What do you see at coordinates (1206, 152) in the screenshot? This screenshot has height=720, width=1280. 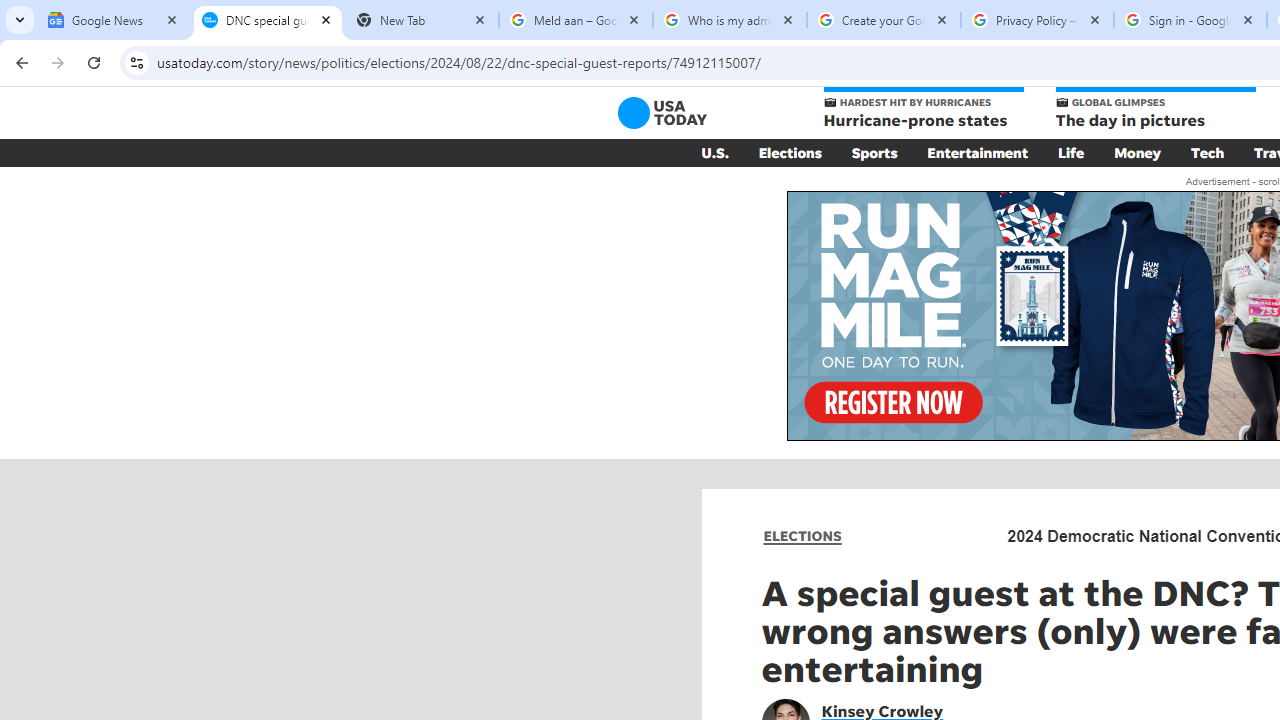 I see `'Tech'` at bounding box center [1206, 152].